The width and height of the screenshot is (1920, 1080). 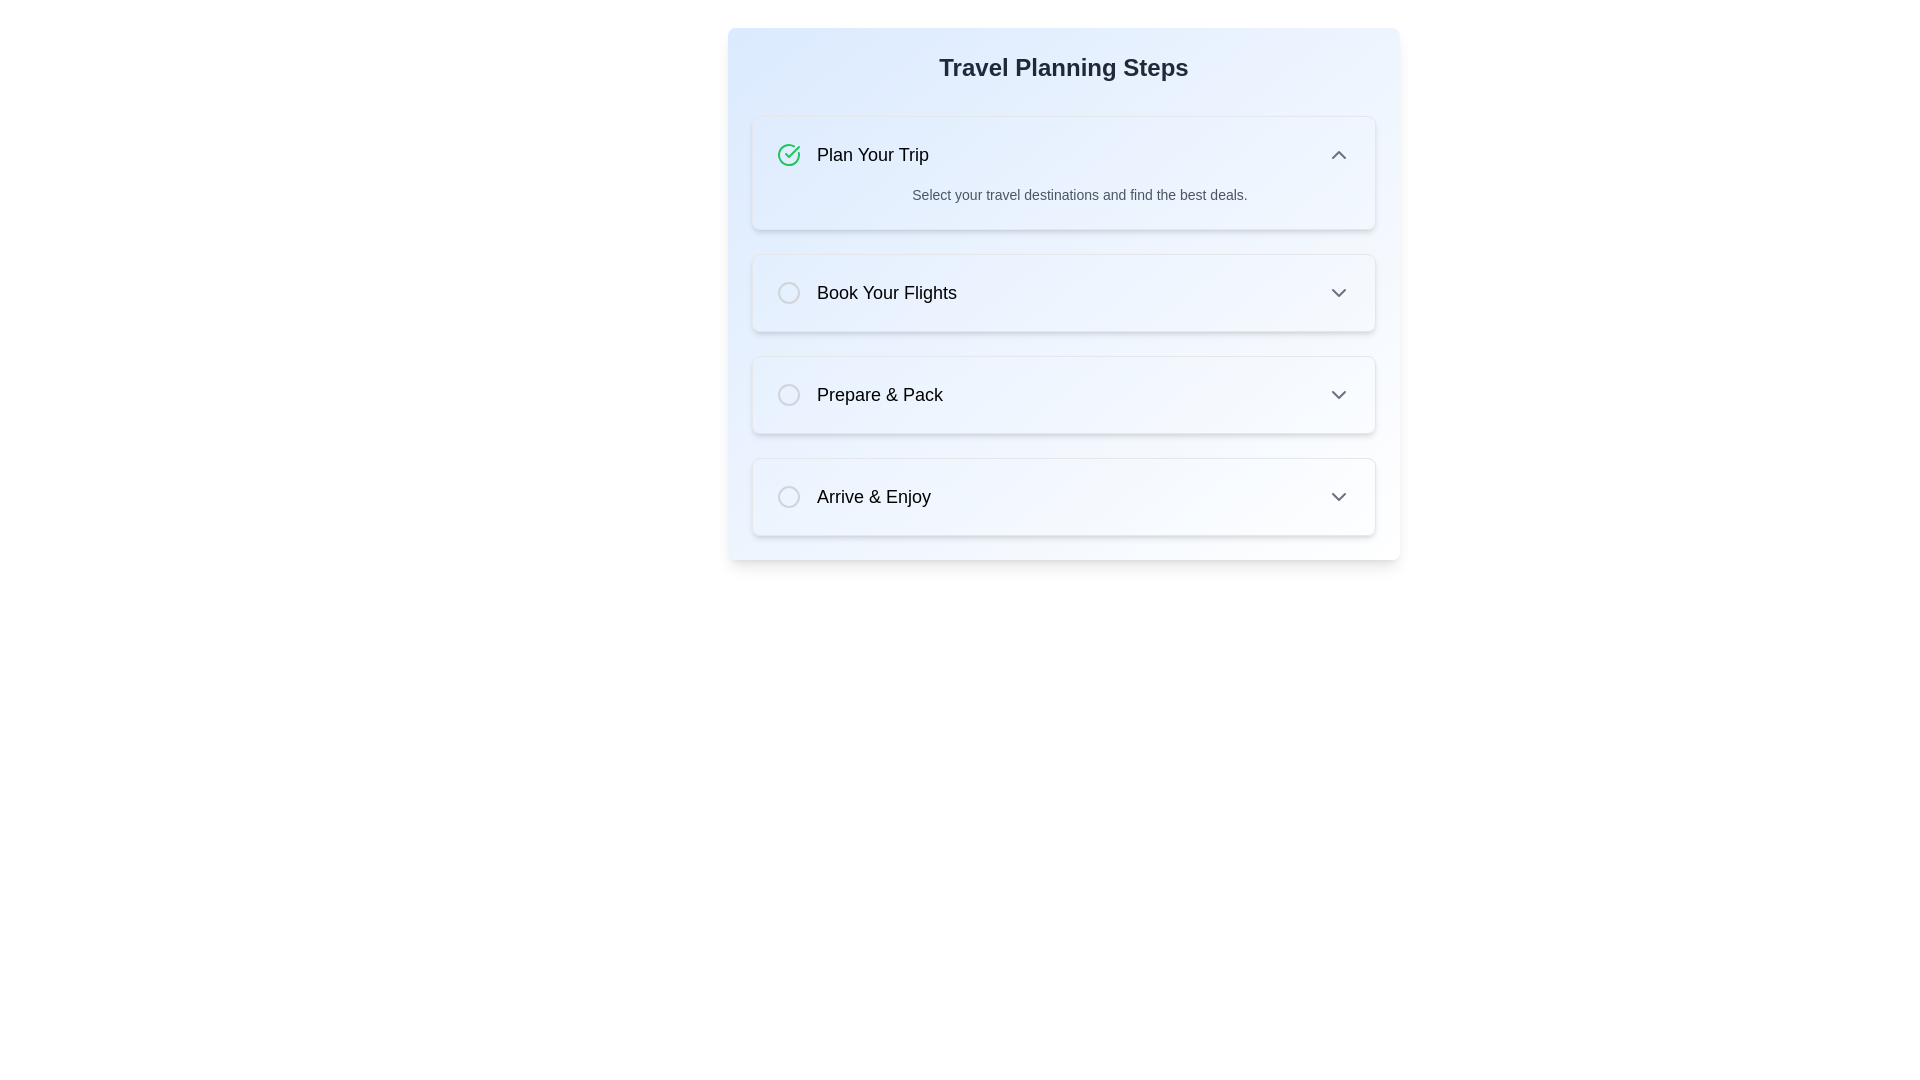 I want to click on the toggle button or icon element located on the far right side of the row containing the text 'Arrive & Enjoy', so click(x=1339, y=496).